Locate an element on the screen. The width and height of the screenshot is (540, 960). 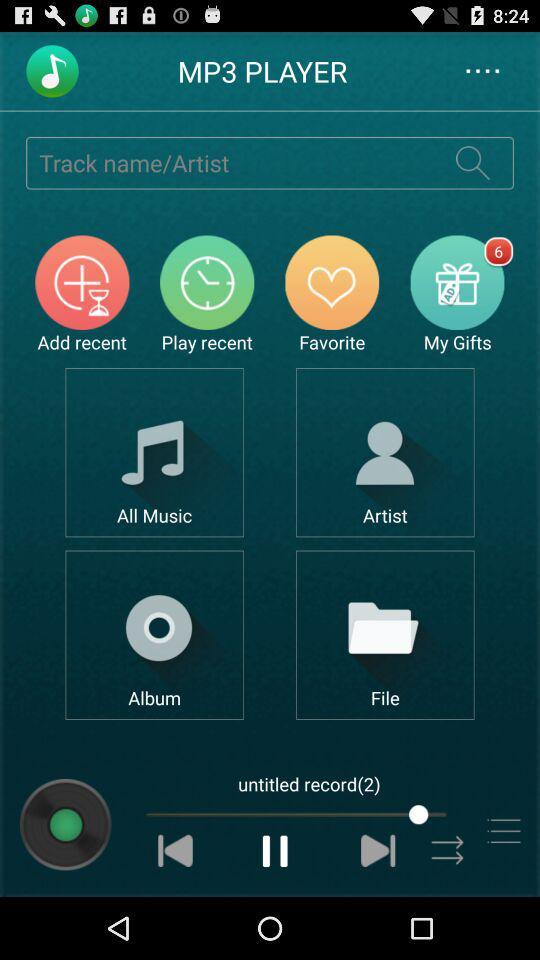
music album organizer menu button is located at coordinates (153, 634).